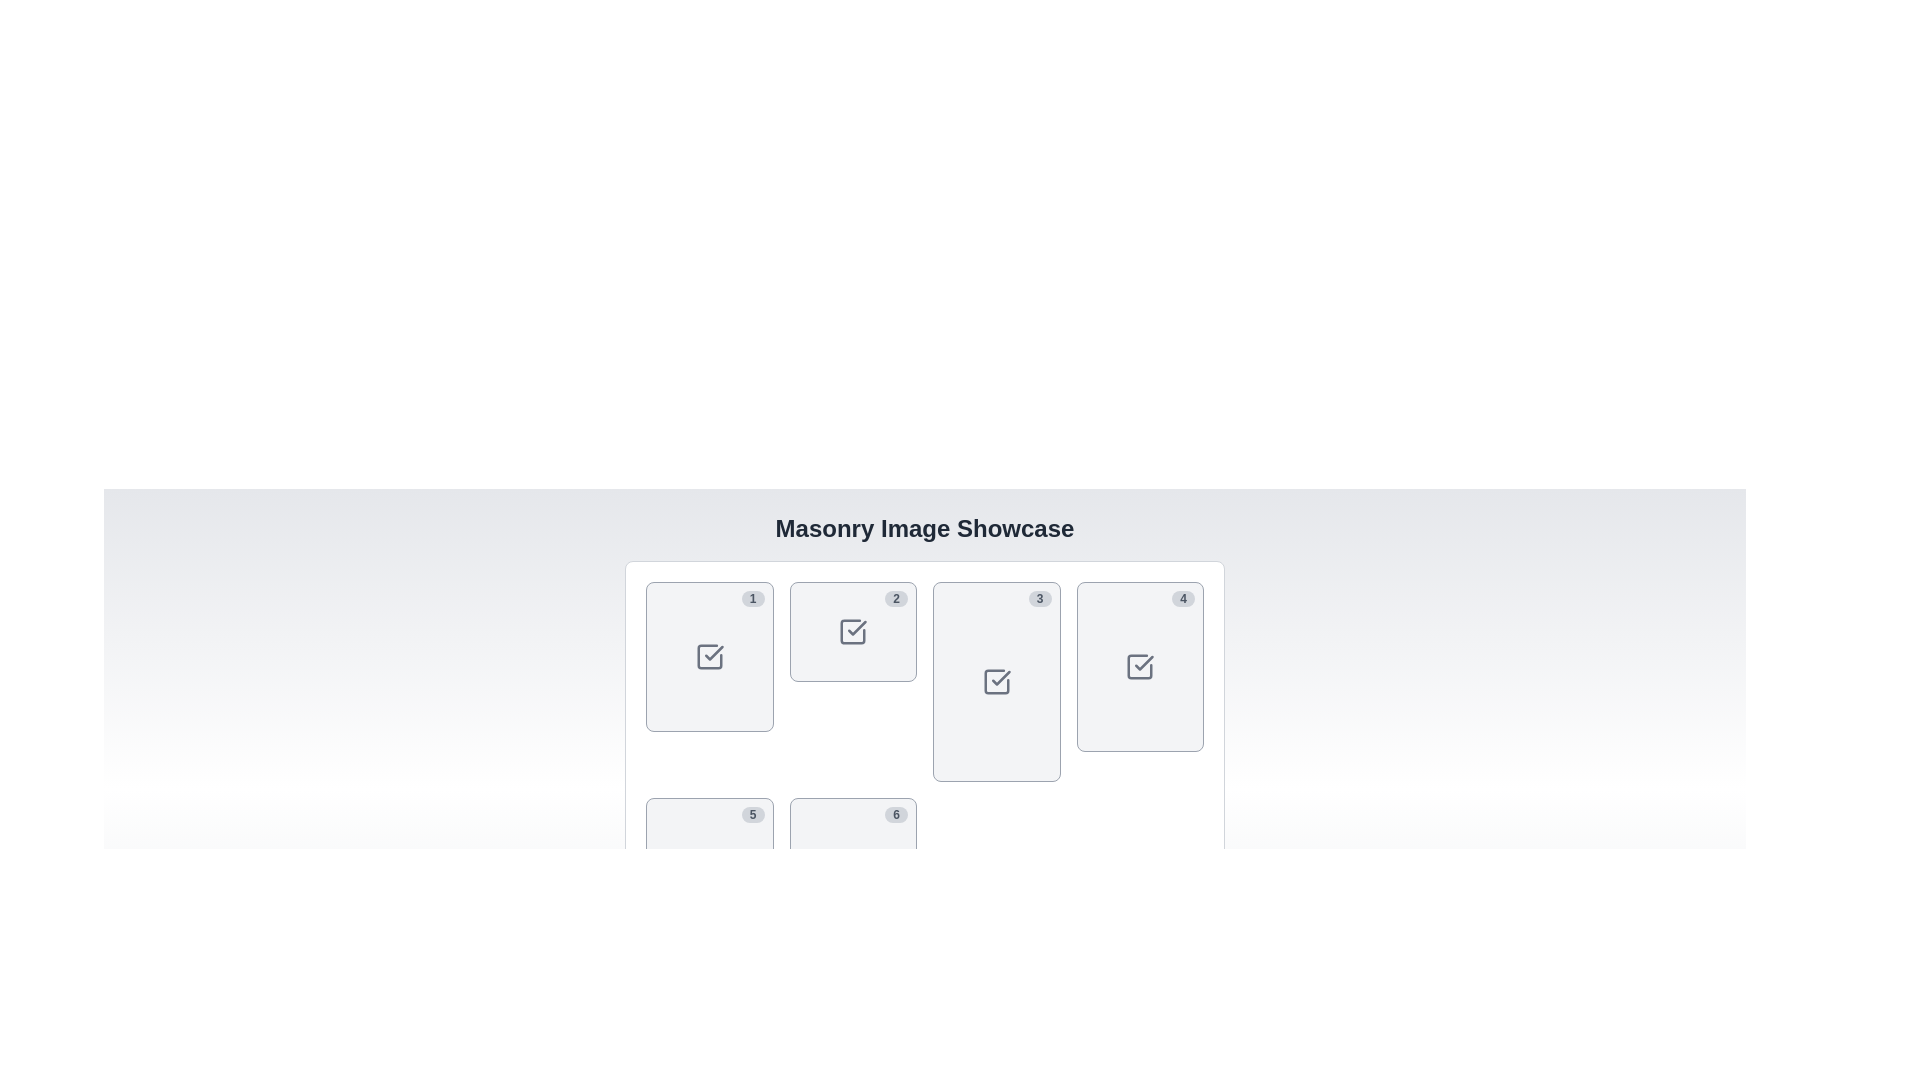  What do you see at coordinates (1140, 667) in the screenshot?
I see `the button located in the fourth grid cell of the 'Masonry Image Showcase' layout` at bounding box center [1140, 667].